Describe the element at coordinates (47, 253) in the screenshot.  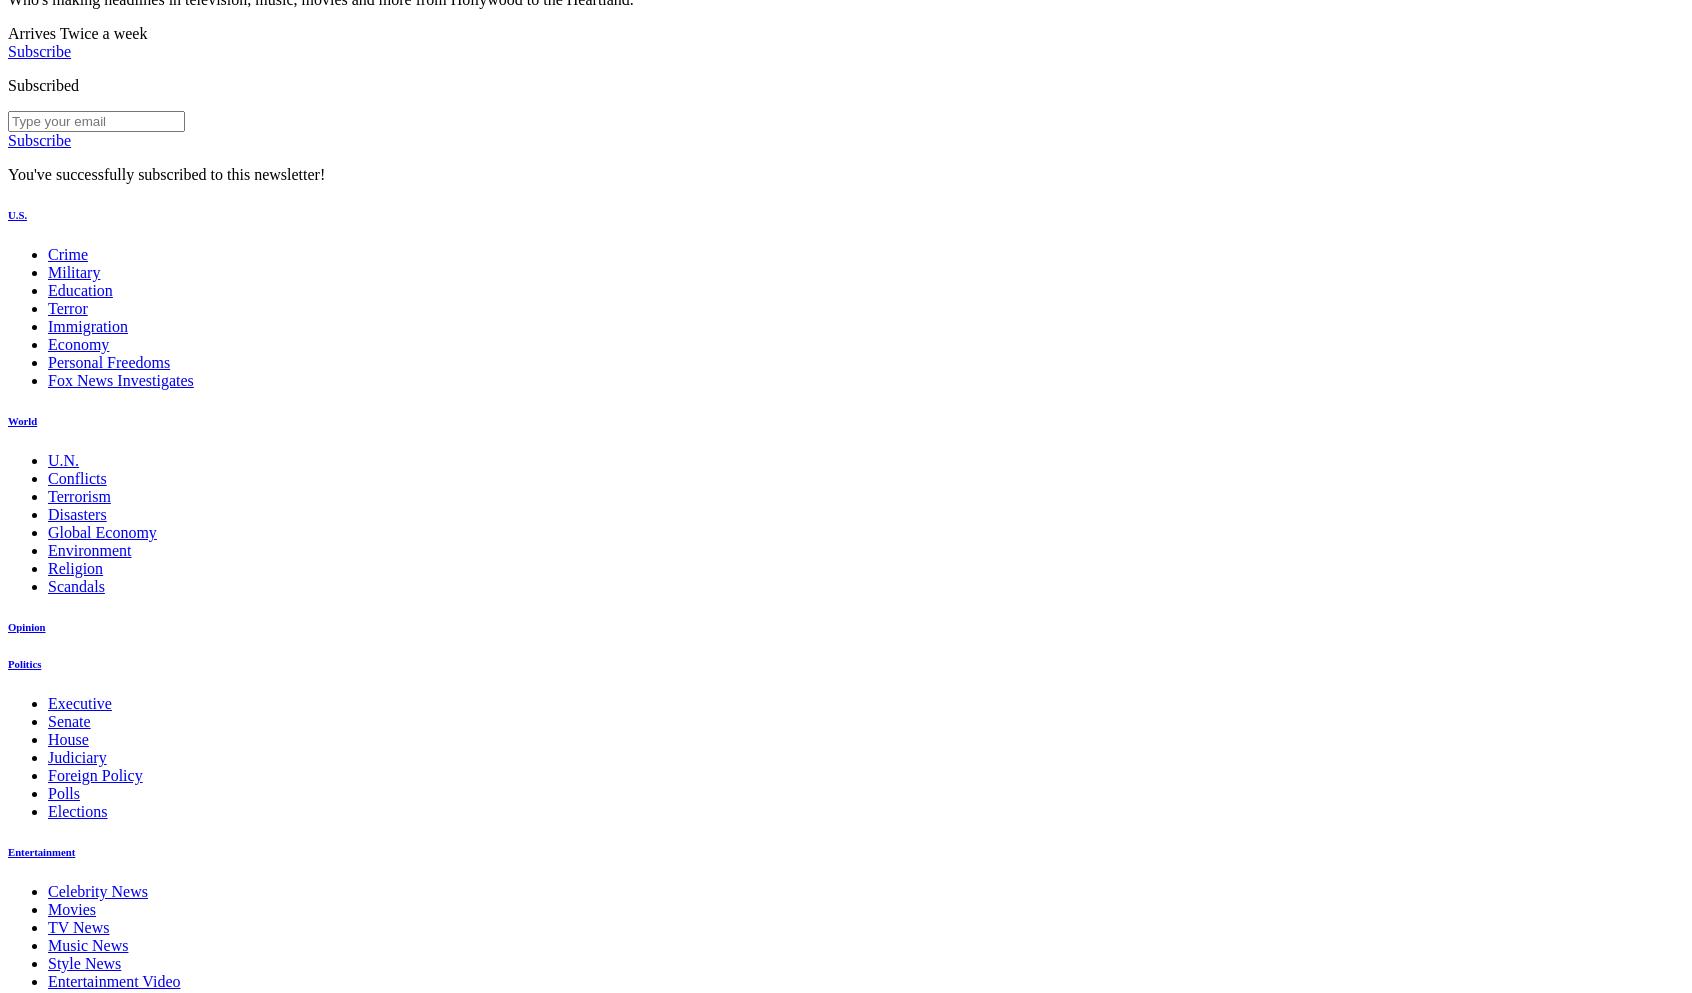
I see `'Crime'` at that location.